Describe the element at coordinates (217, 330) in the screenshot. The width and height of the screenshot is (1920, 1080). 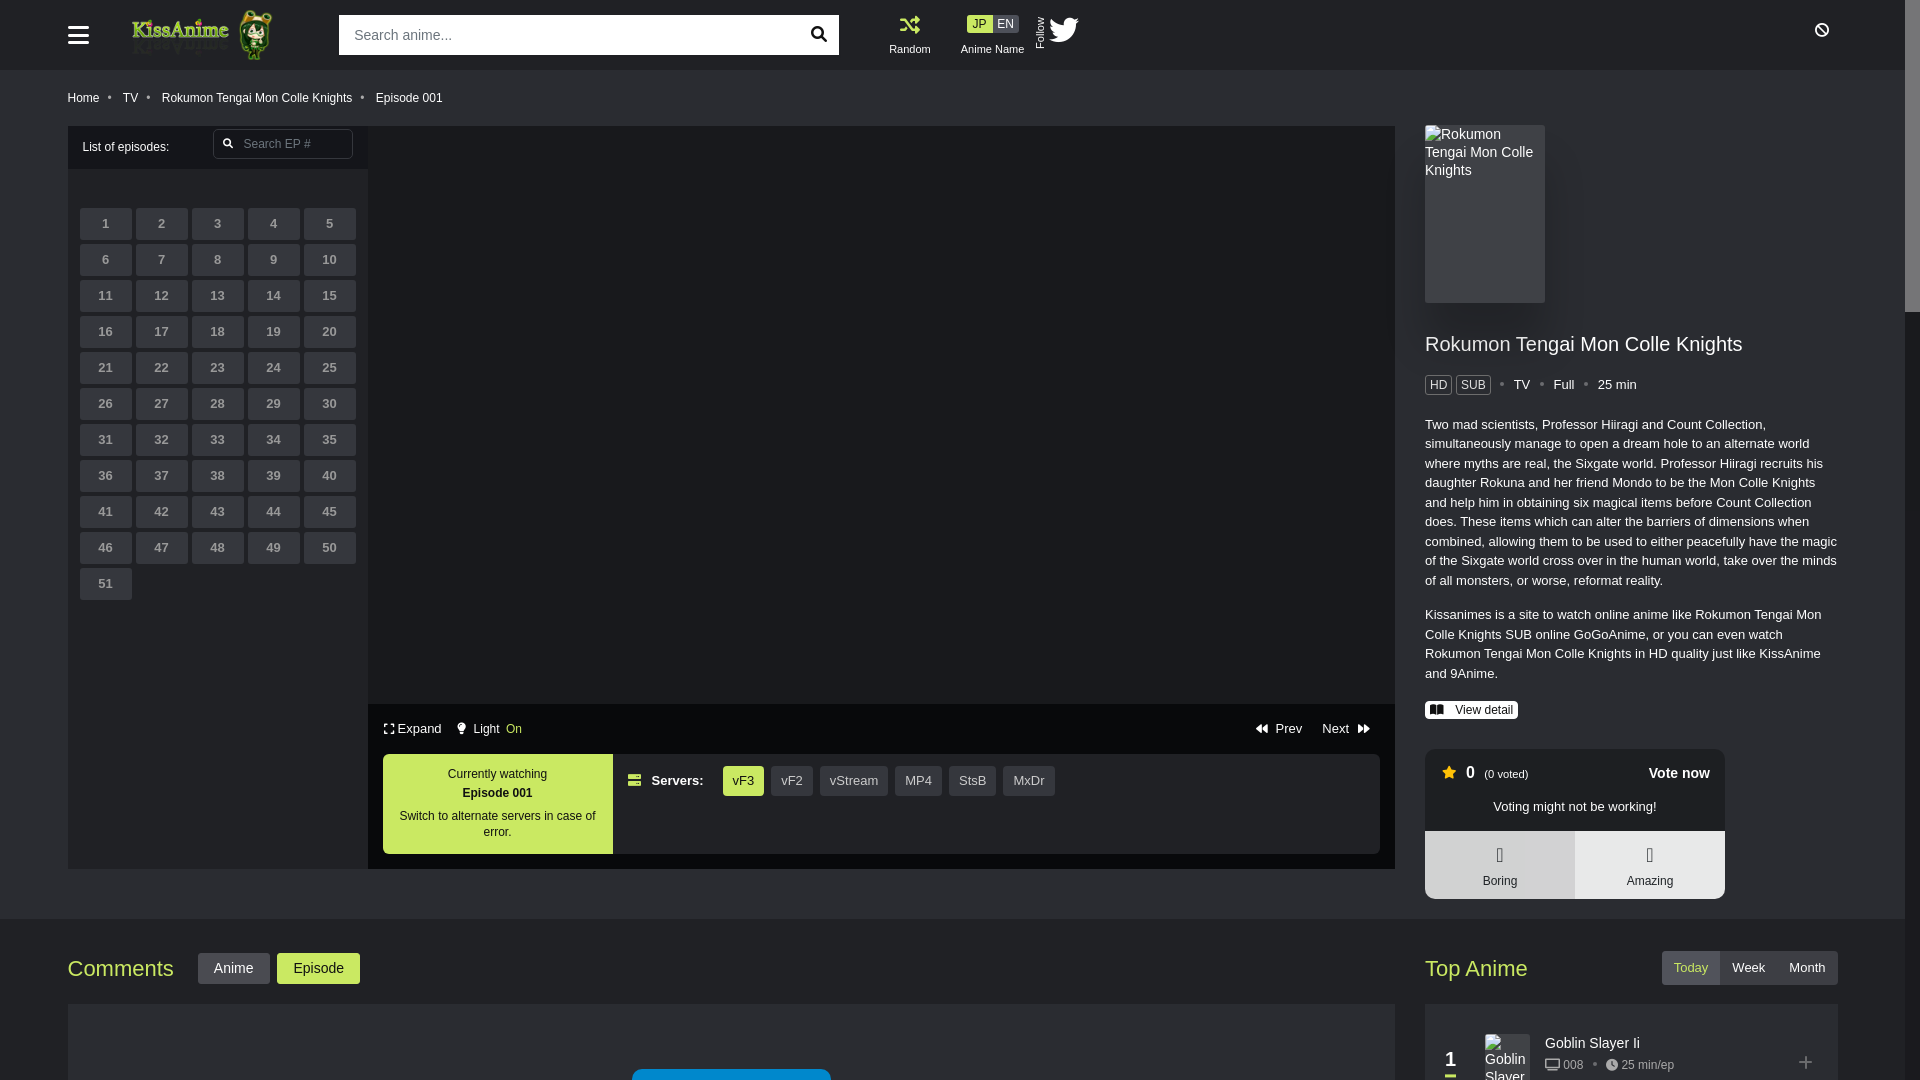
I see `'18'` at that location.